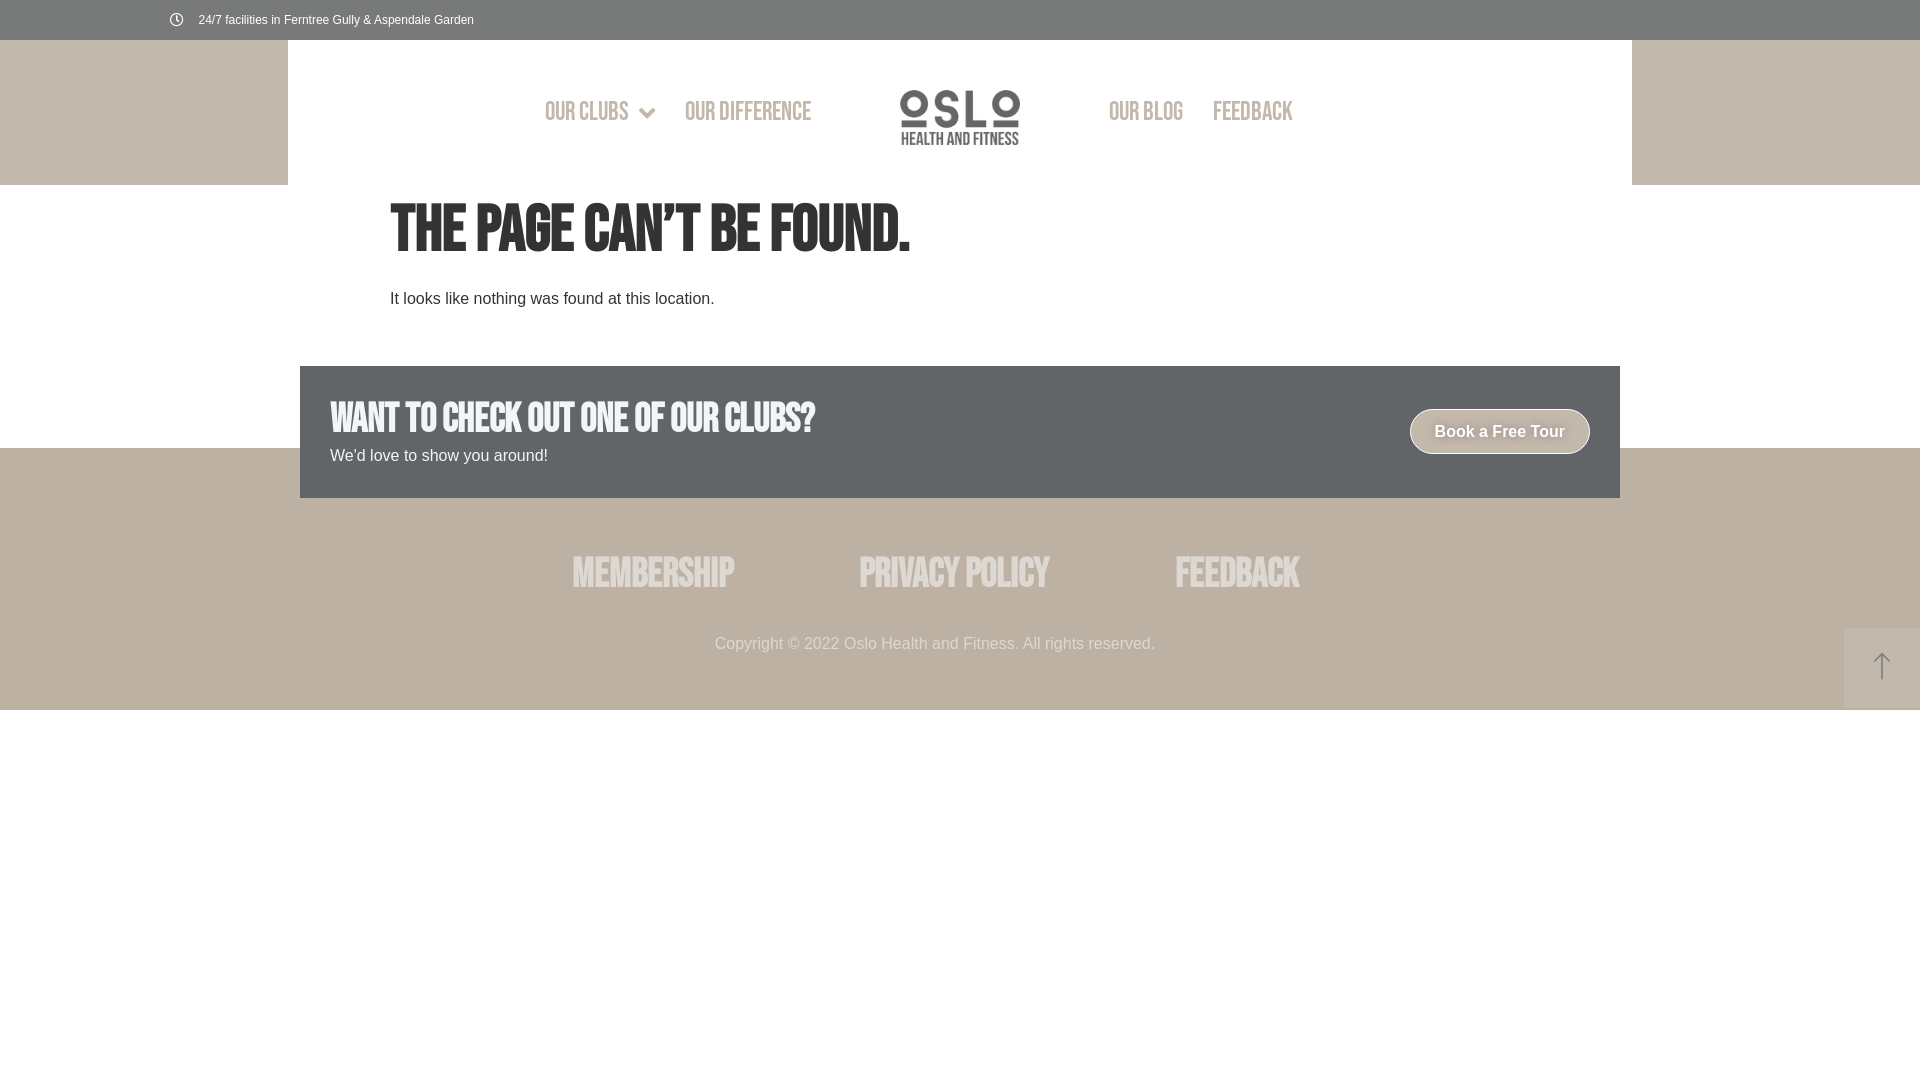 The height and width of the screenshot is (1080, 1920). What do you see at coordinates (1146, 112) in the screenshot?
I see `'Our Blog'` at bounding box center [1146, 112].